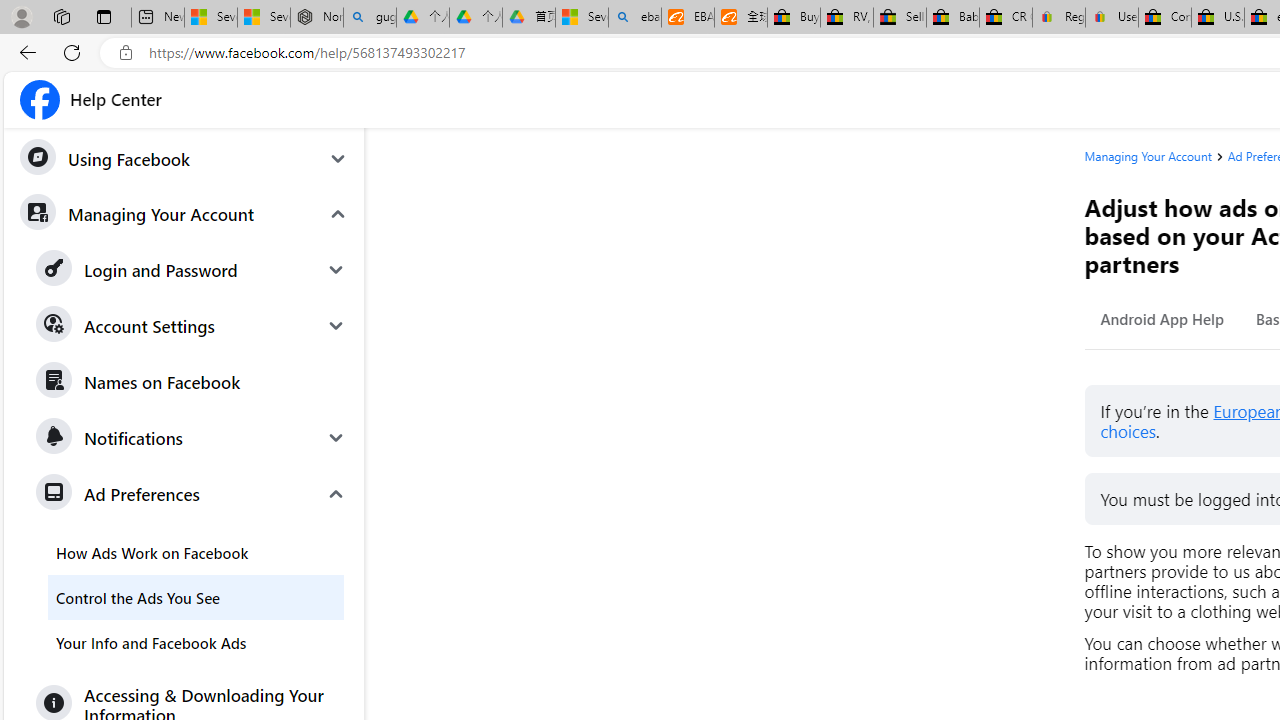 The width and height of the screenshot is (1280, 720). I want to click on 'Names on Facebook', so click(192, 381).